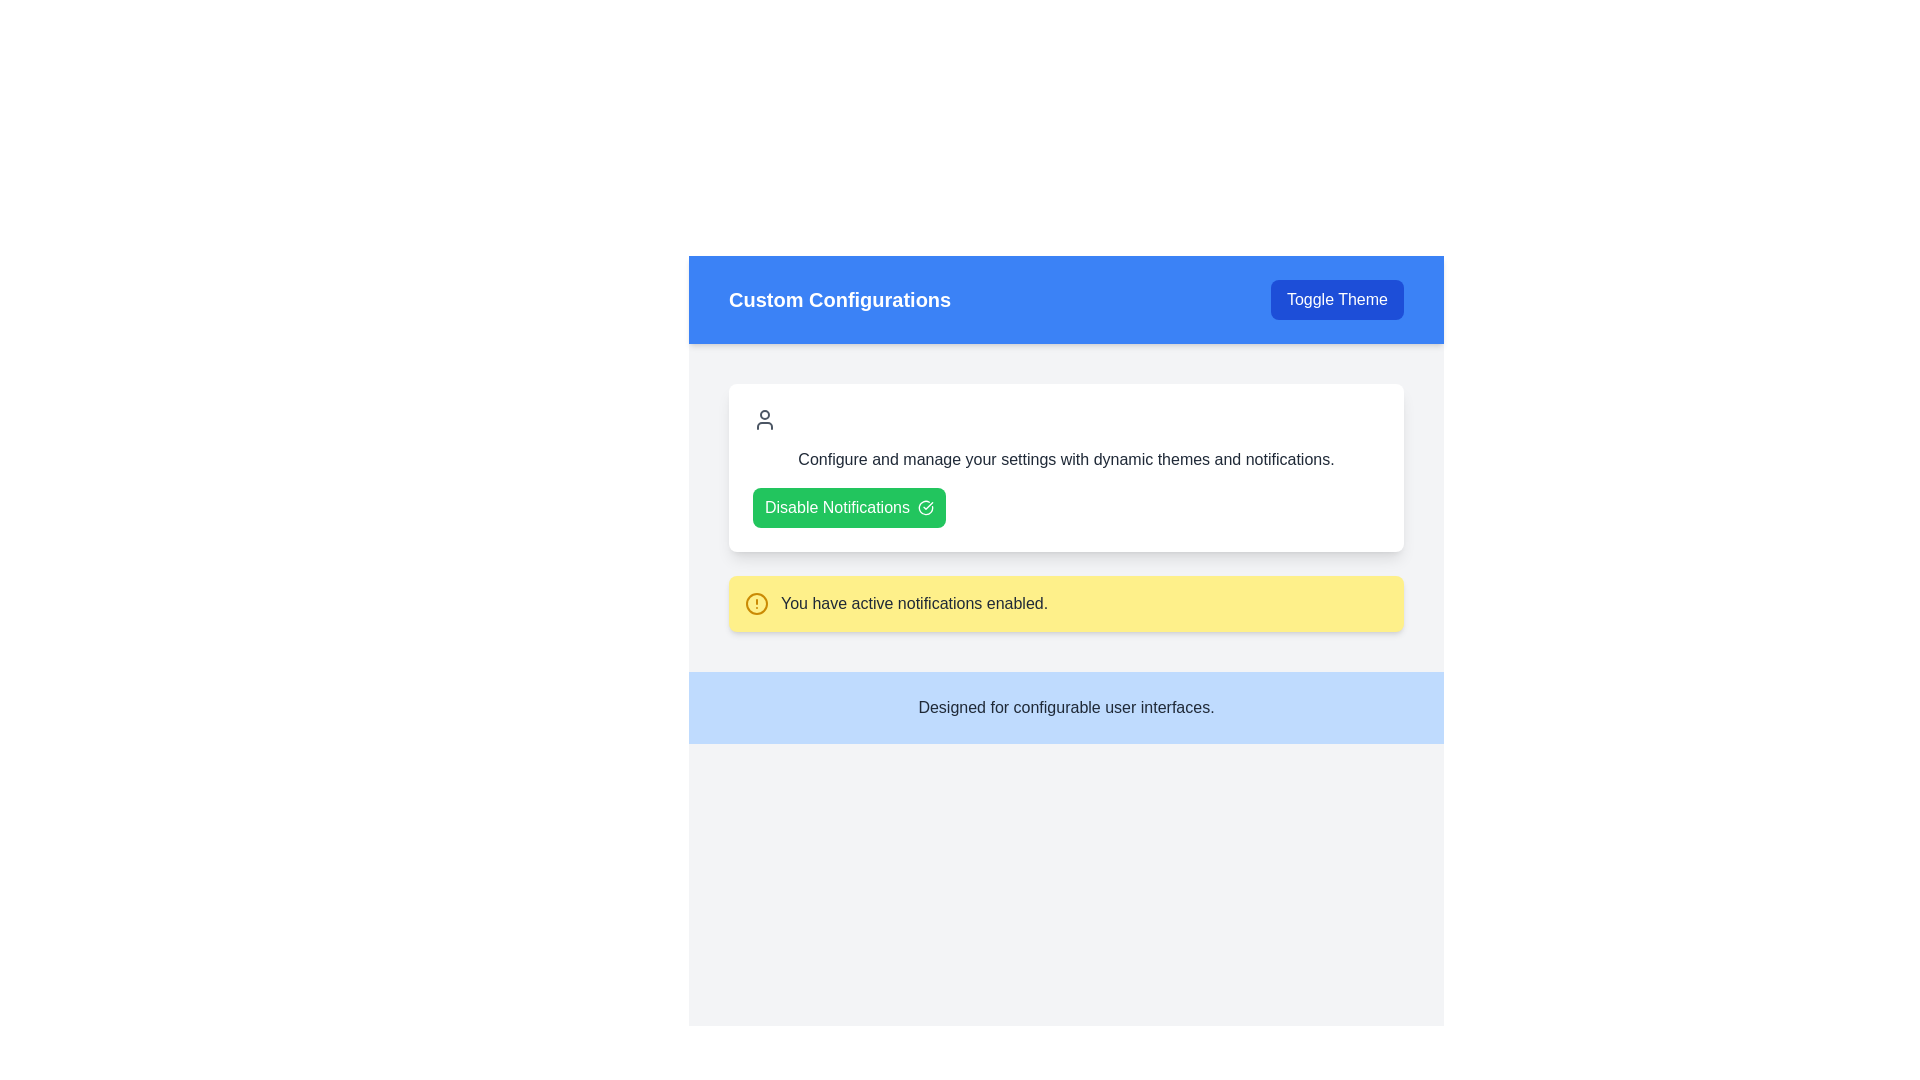 This screenshot has height=1080, width=1920. Describe the element at coordinates (925, 507) in the screenshot. I see `the SVG icon that symbolizes the successful state of the 'Disable Notifications' action, located to the right of the text label within the interactive green button` at that location.